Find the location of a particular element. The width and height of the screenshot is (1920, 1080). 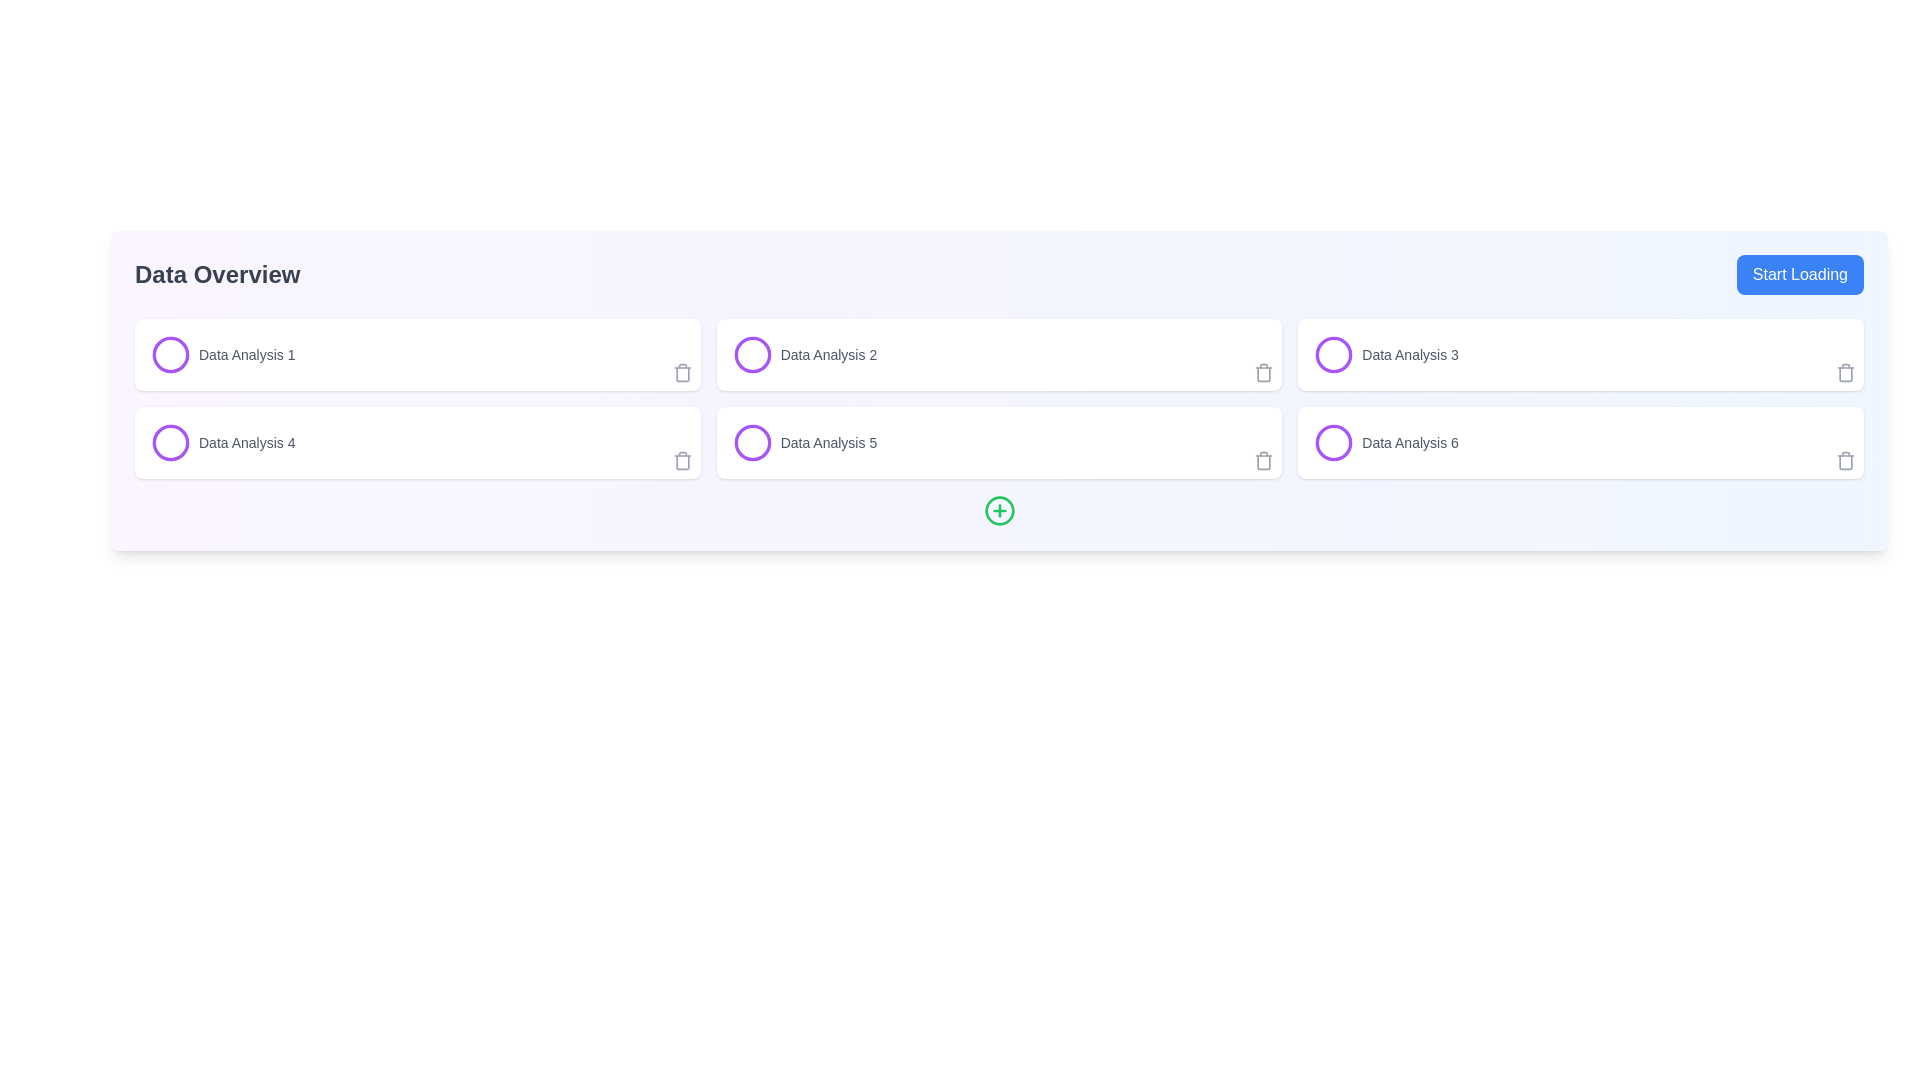

the small gray trash can icon located in the bottom-right corner of the 'Data Analysis 6' card is located at coordinates (1845, 461).